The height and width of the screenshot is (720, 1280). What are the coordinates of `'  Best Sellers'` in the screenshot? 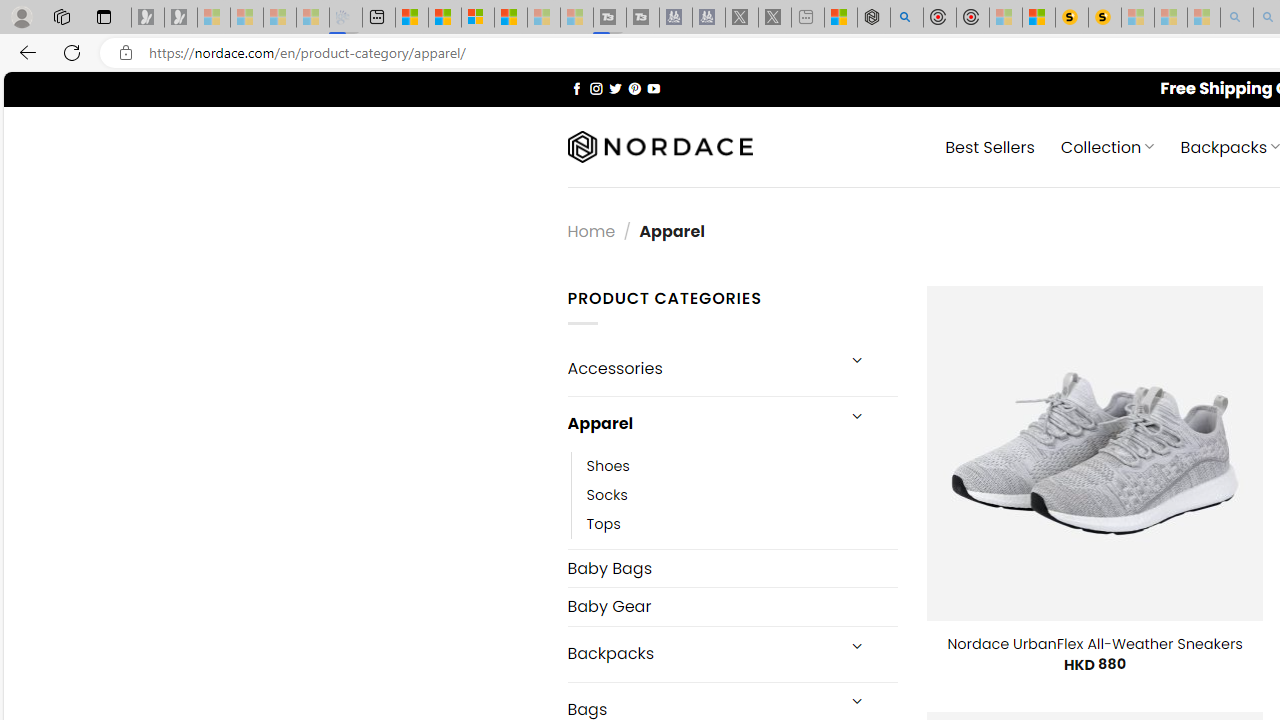 It's located at (990, 145).